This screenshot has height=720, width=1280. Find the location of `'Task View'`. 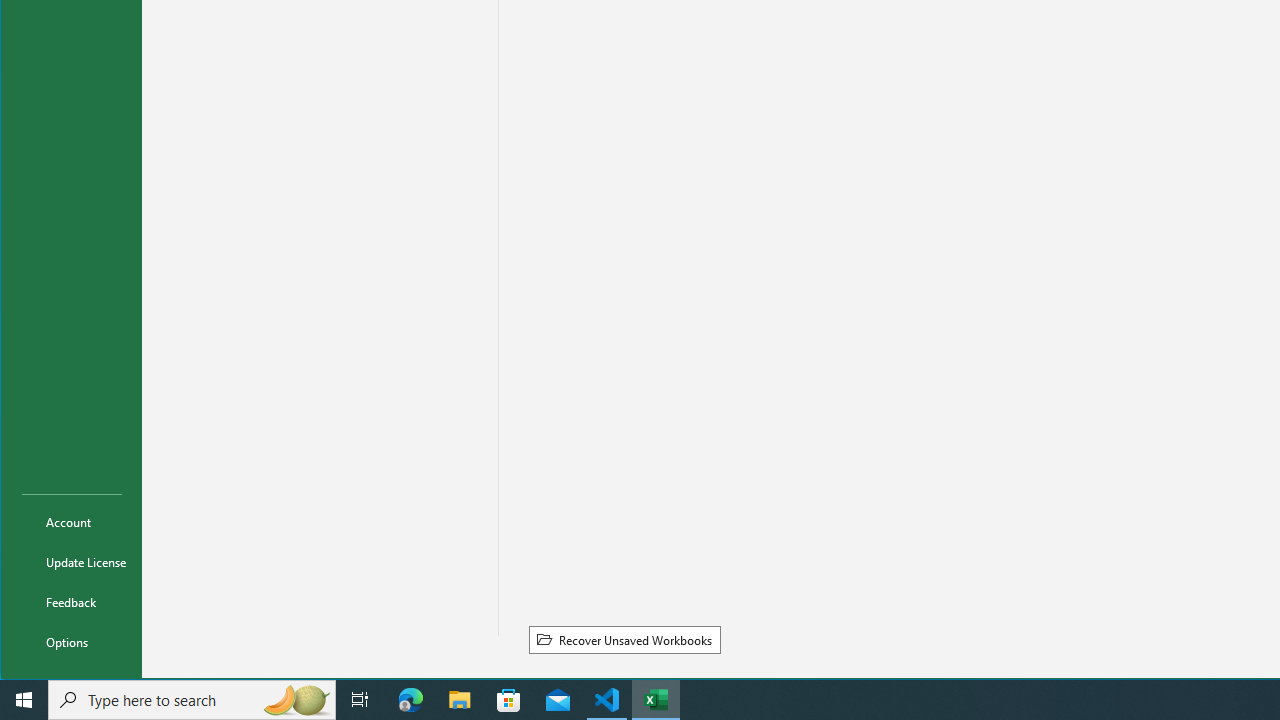

'Task View' is located at coordinates (359, 698).